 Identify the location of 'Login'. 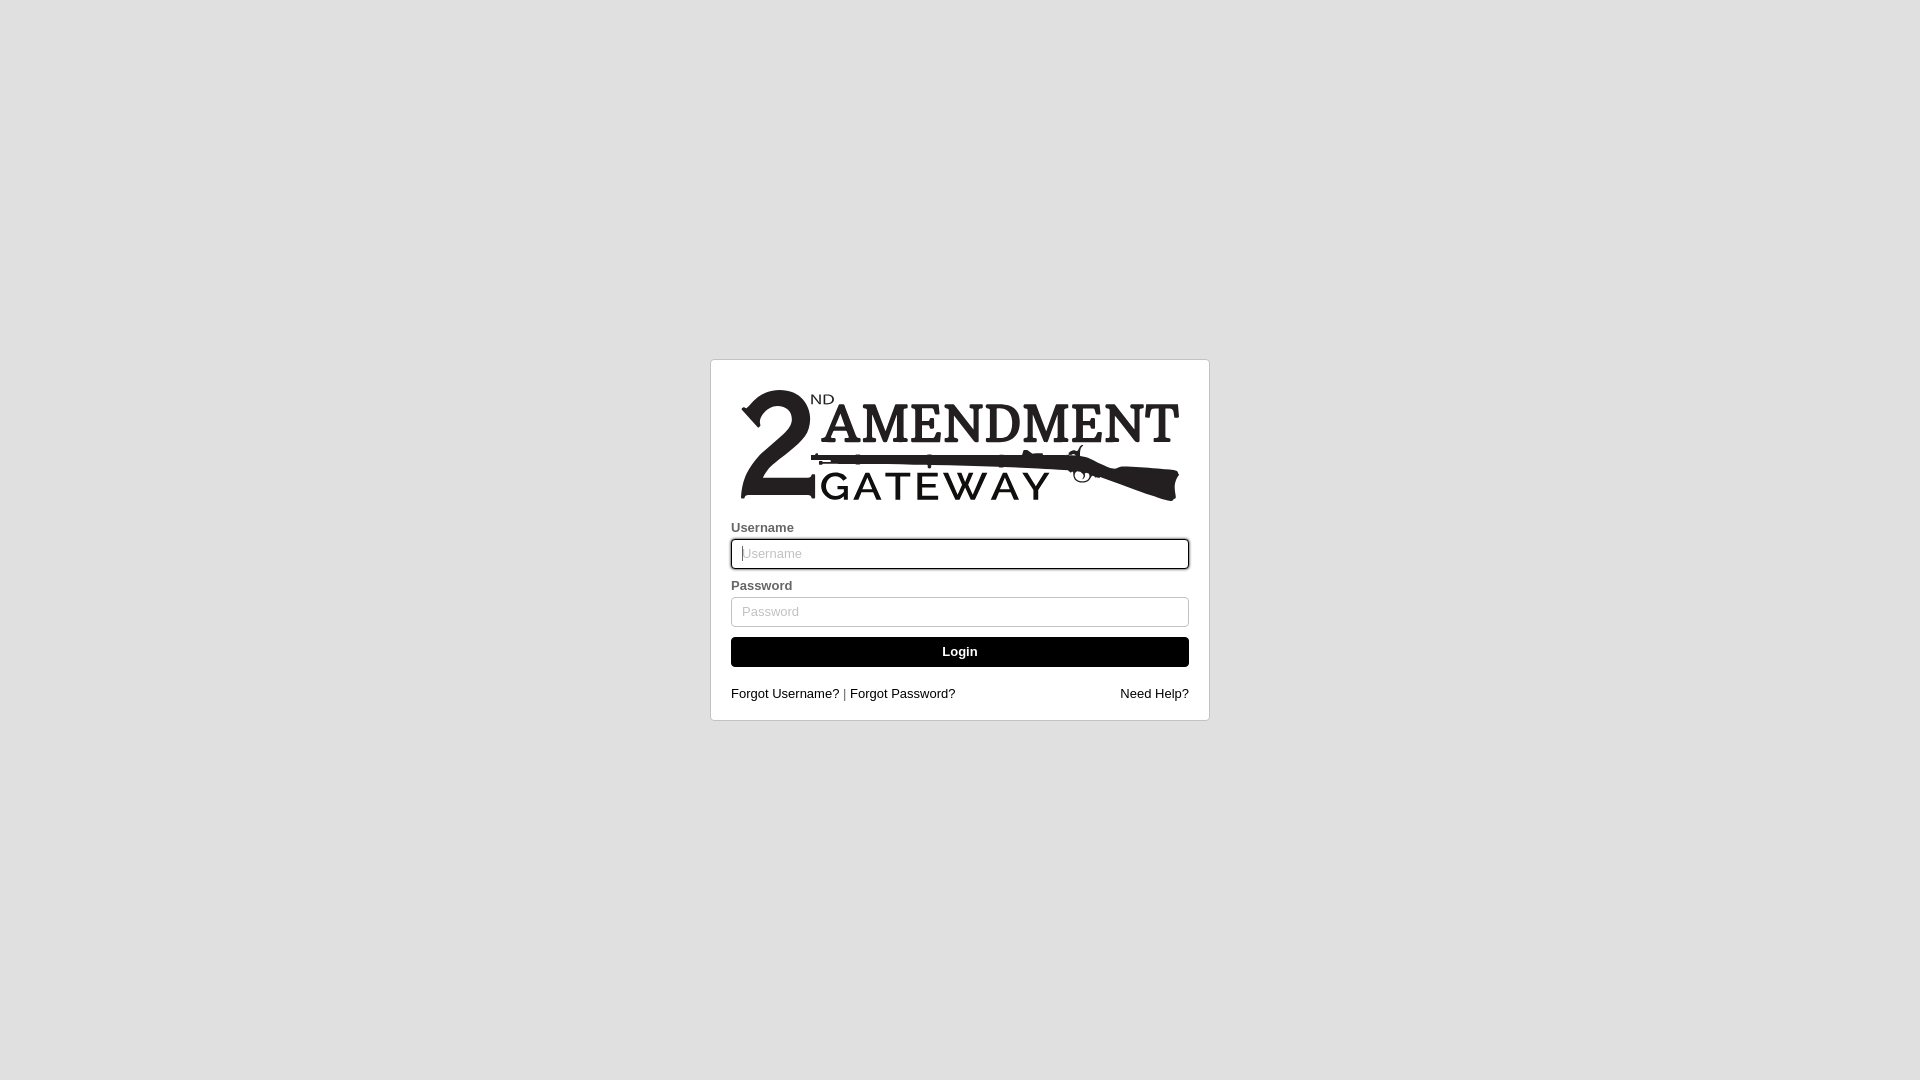
(960, 651).